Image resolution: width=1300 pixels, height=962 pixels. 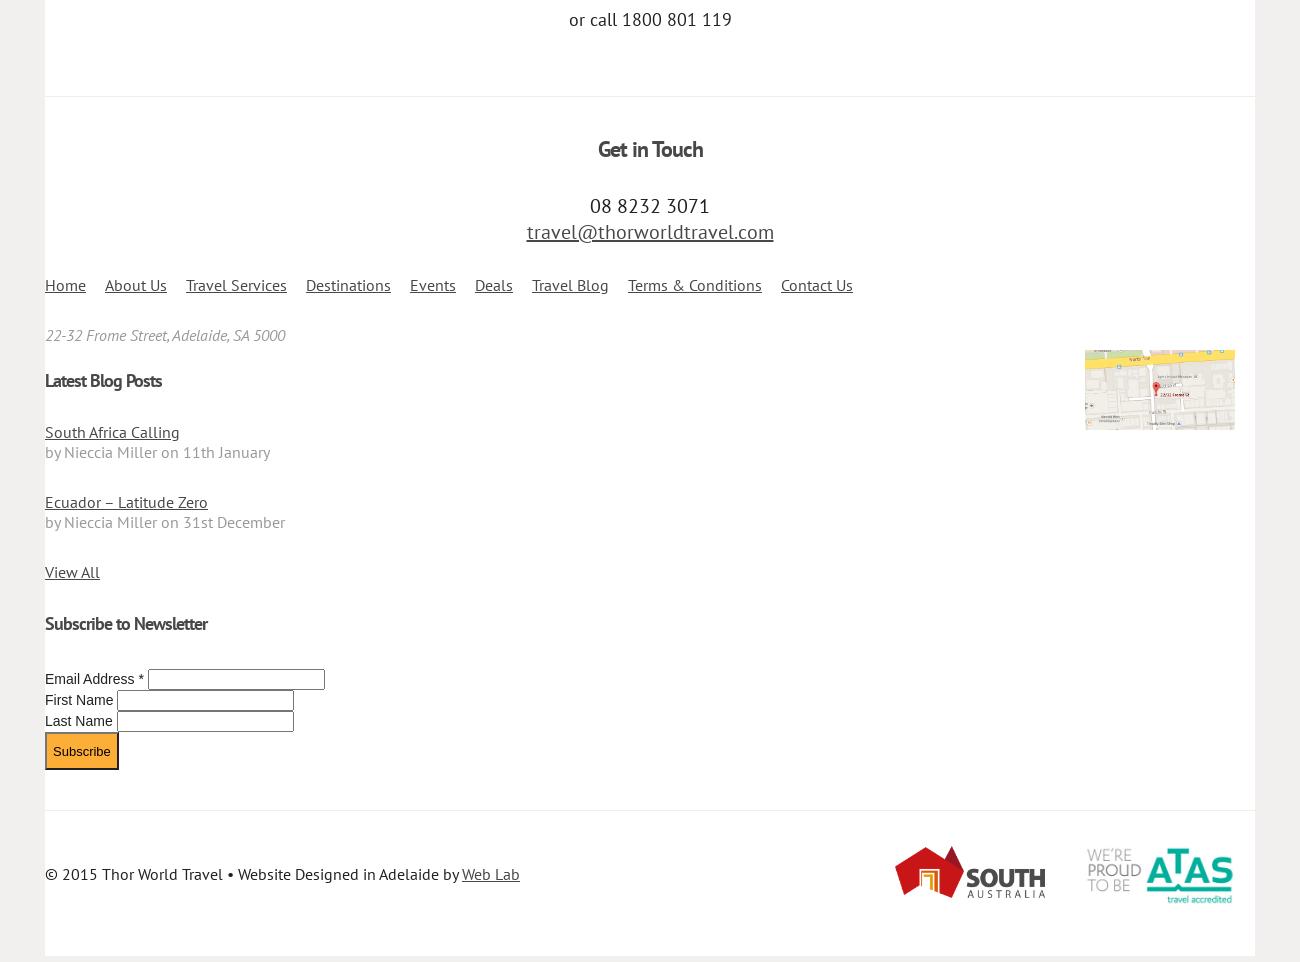 I want to click on 'Get in Touch', so click(x=595, y=149).